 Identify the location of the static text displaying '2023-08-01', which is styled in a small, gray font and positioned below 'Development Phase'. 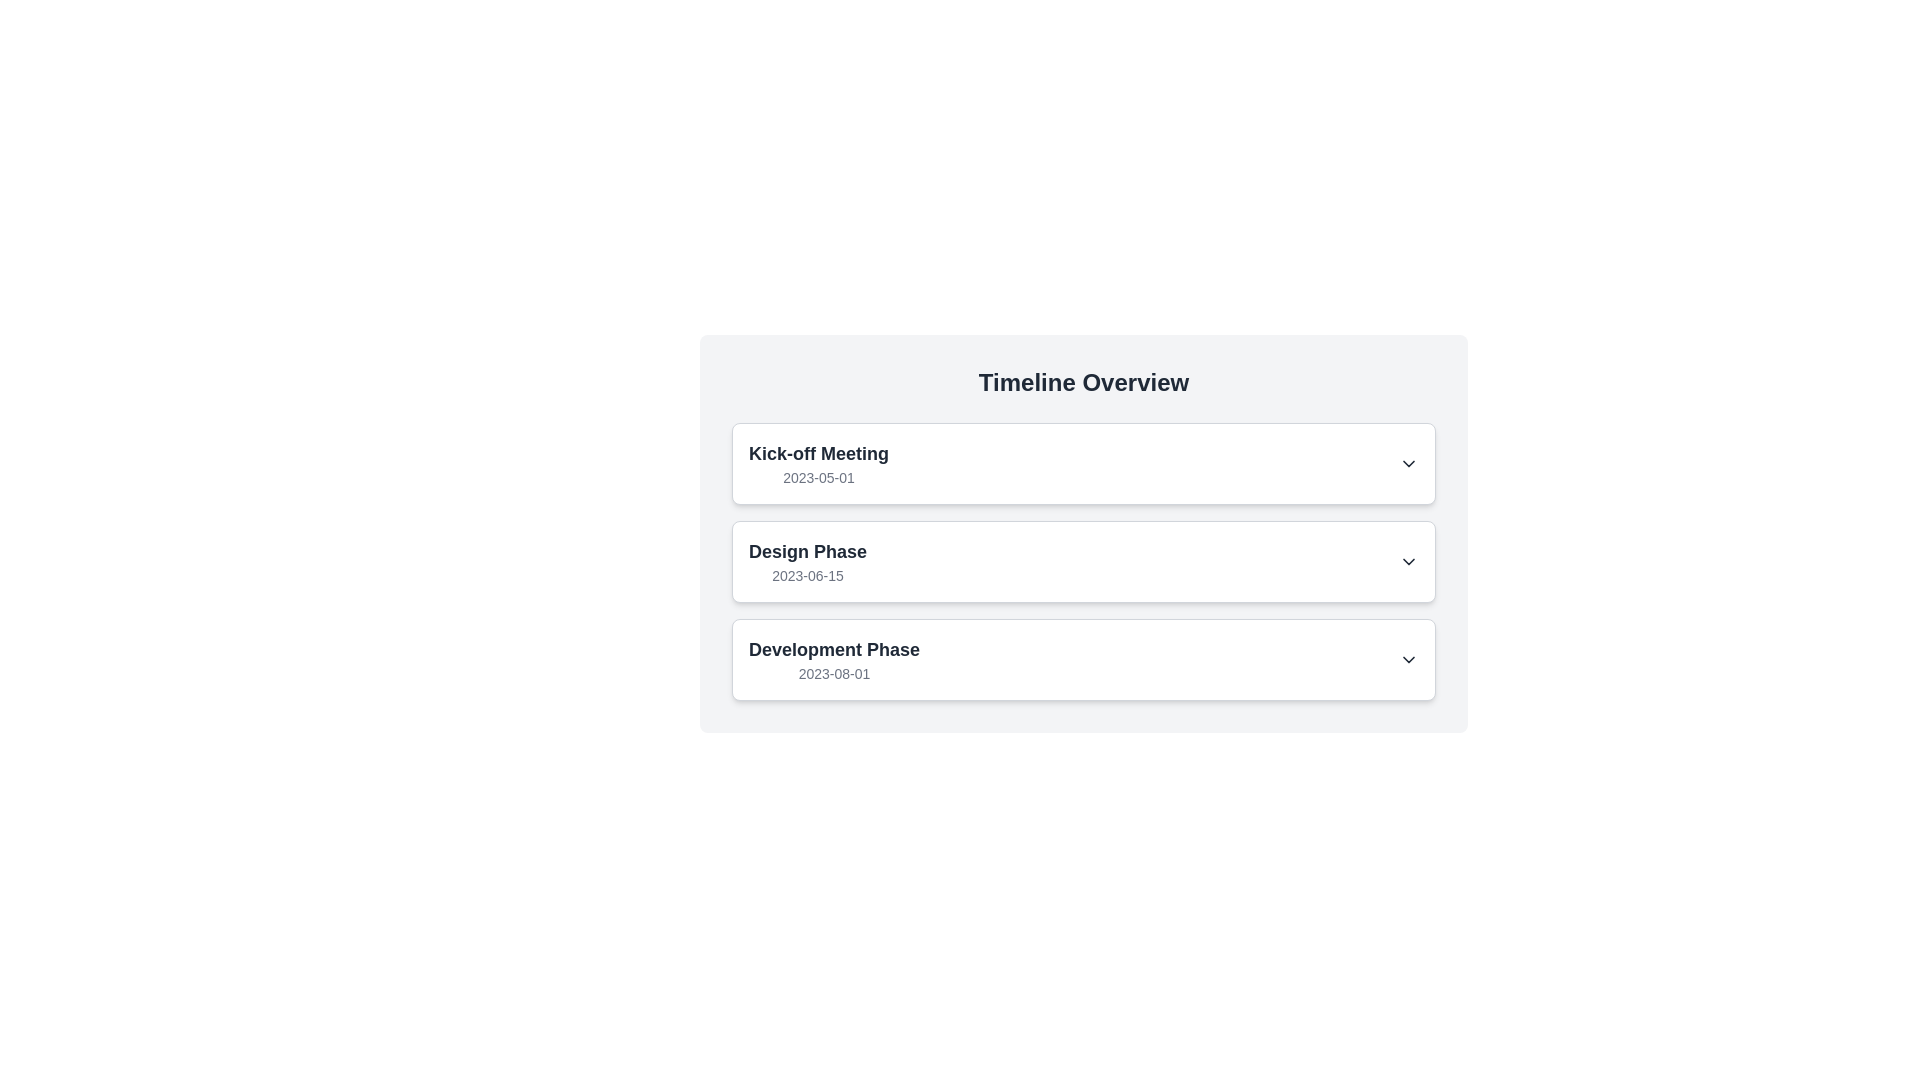
(834, 674).